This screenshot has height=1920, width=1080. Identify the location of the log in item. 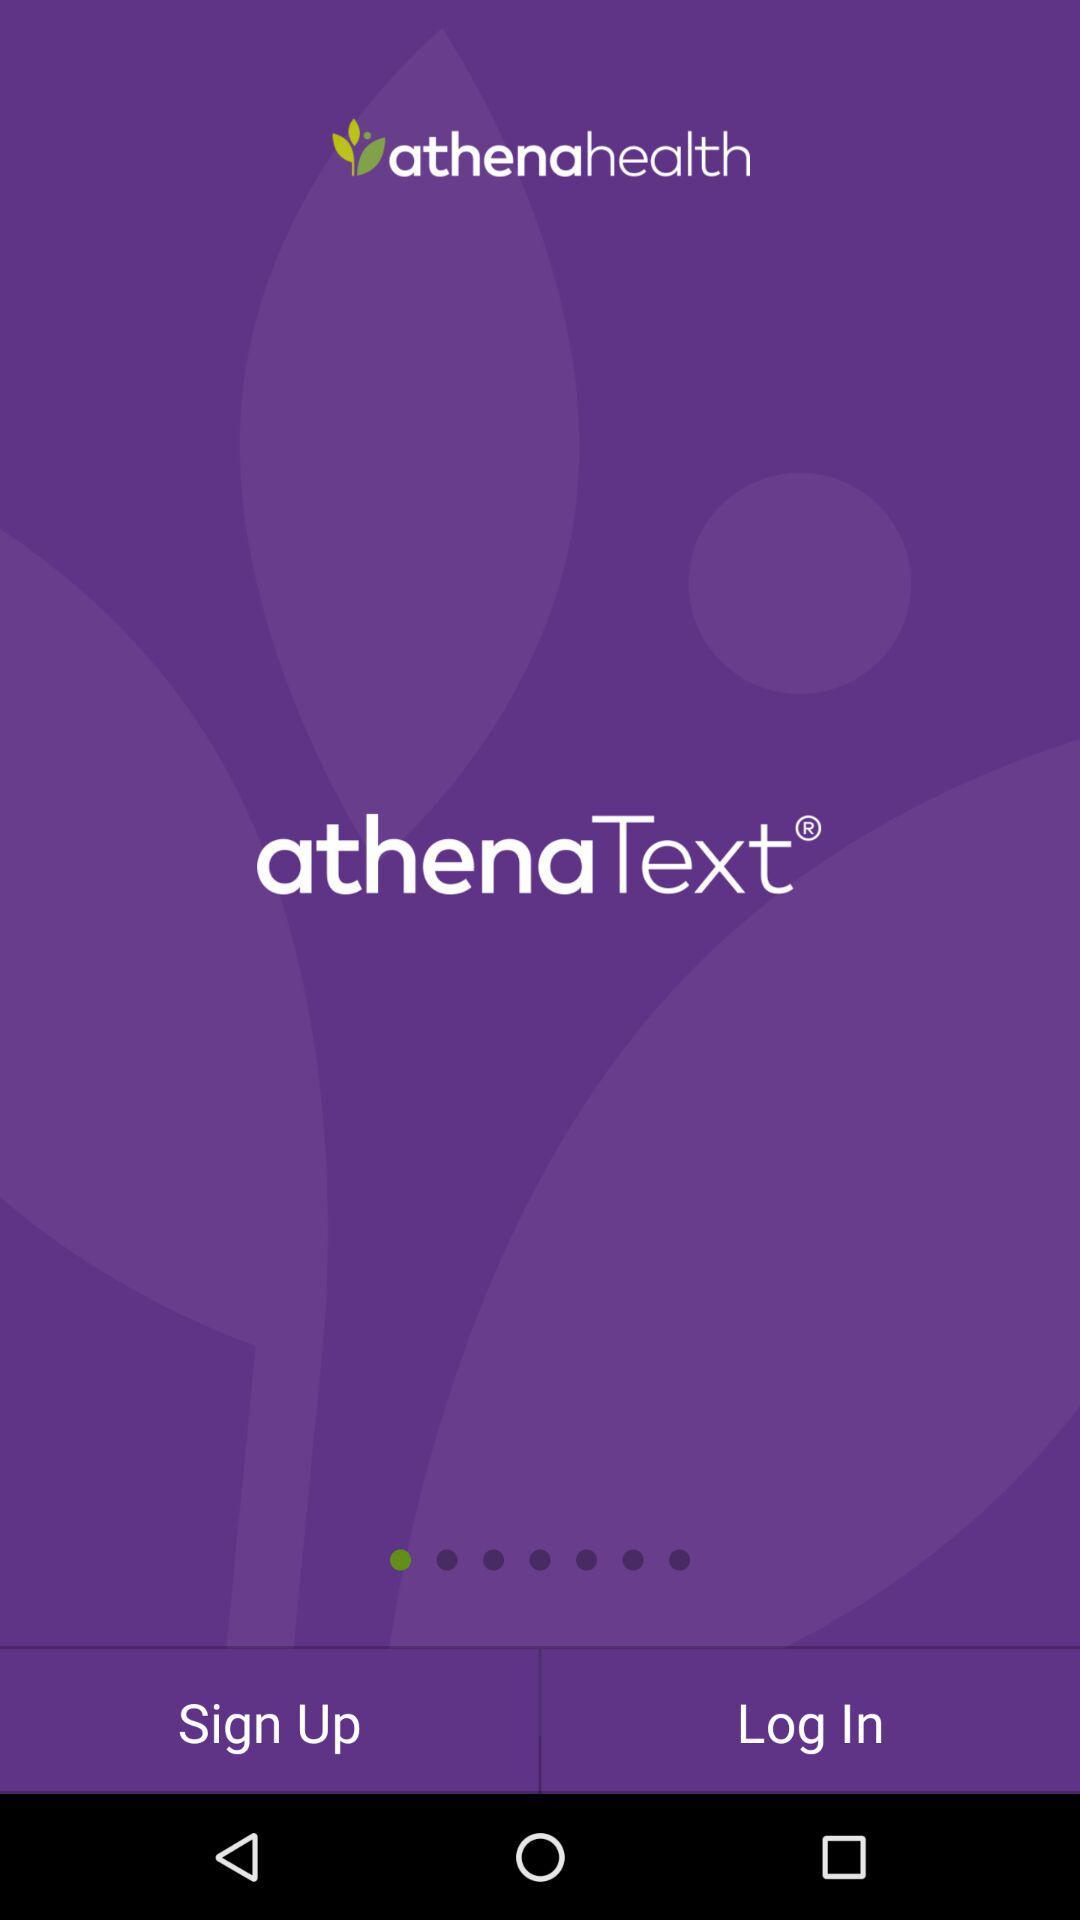
(810, 1720).